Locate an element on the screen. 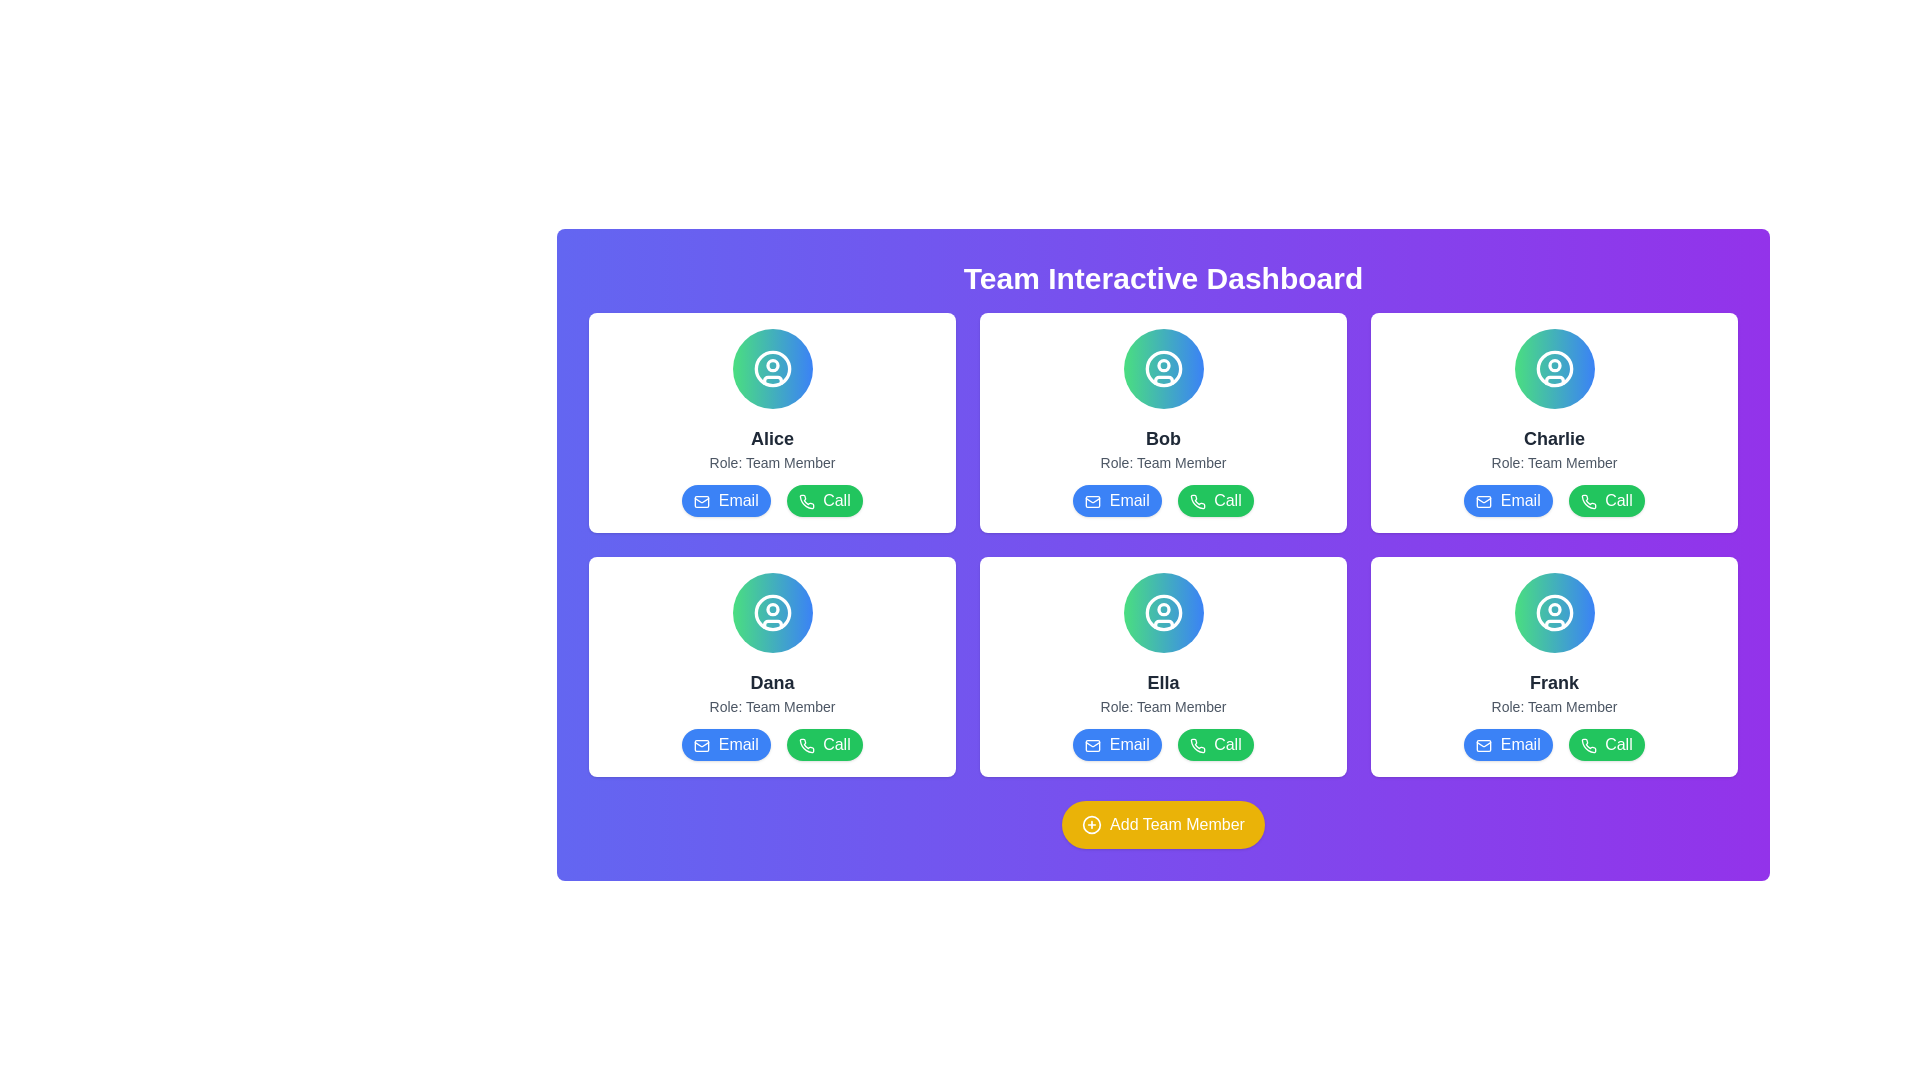 The height and width of the screenshot is (1080, 1920). the envelope icon within the 'Email' button is located at coordinates (1092, 500).